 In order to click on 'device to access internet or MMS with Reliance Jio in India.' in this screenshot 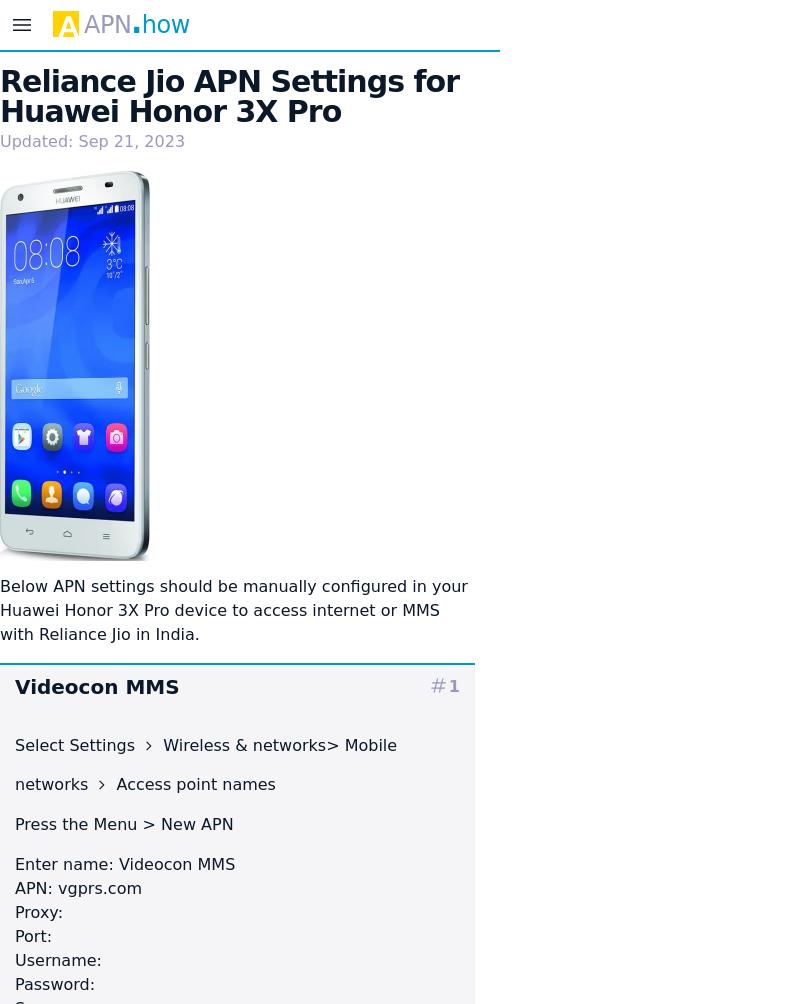, I will do `click(219, 622)`.